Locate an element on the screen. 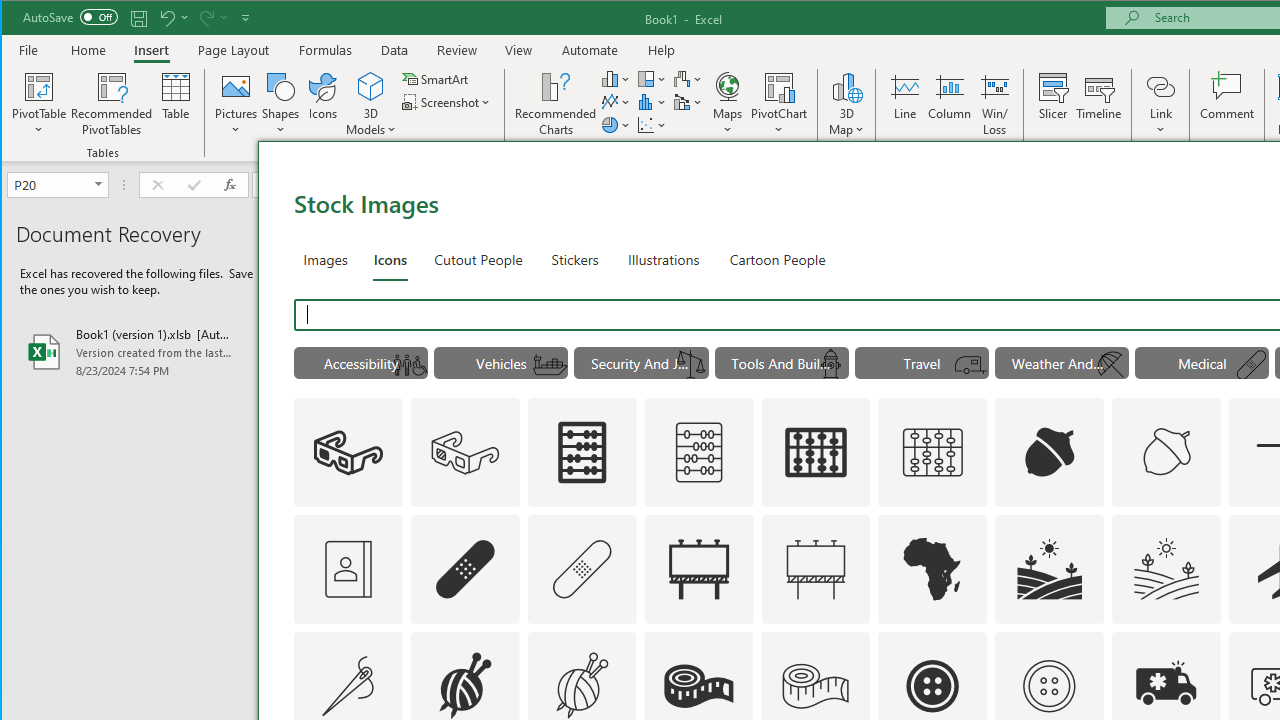 Image resolution: width=1280 pixels, height=720 pixels. 'Link' is located at coordinates (1160, 104).